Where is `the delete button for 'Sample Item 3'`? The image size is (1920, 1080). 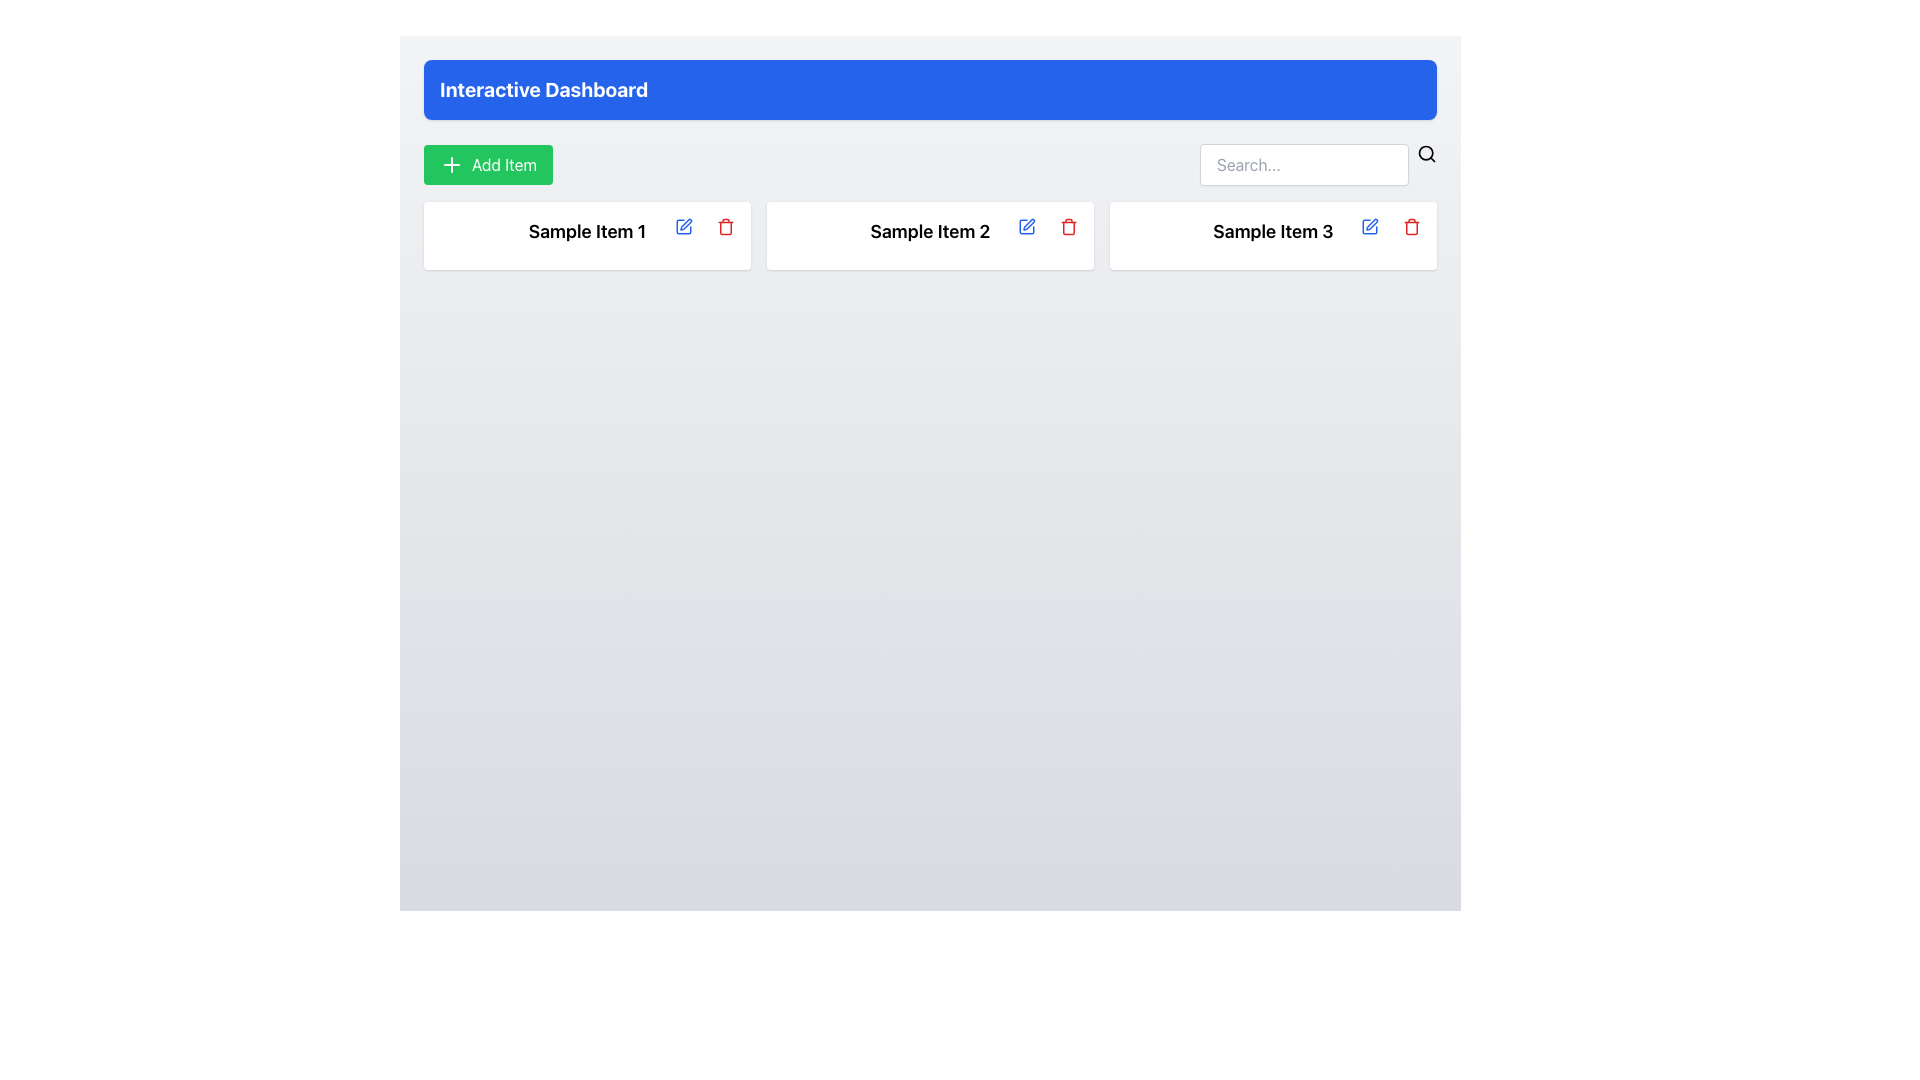 the delete button for 'Sample Item 3' is located at coordinates (1410, 226).